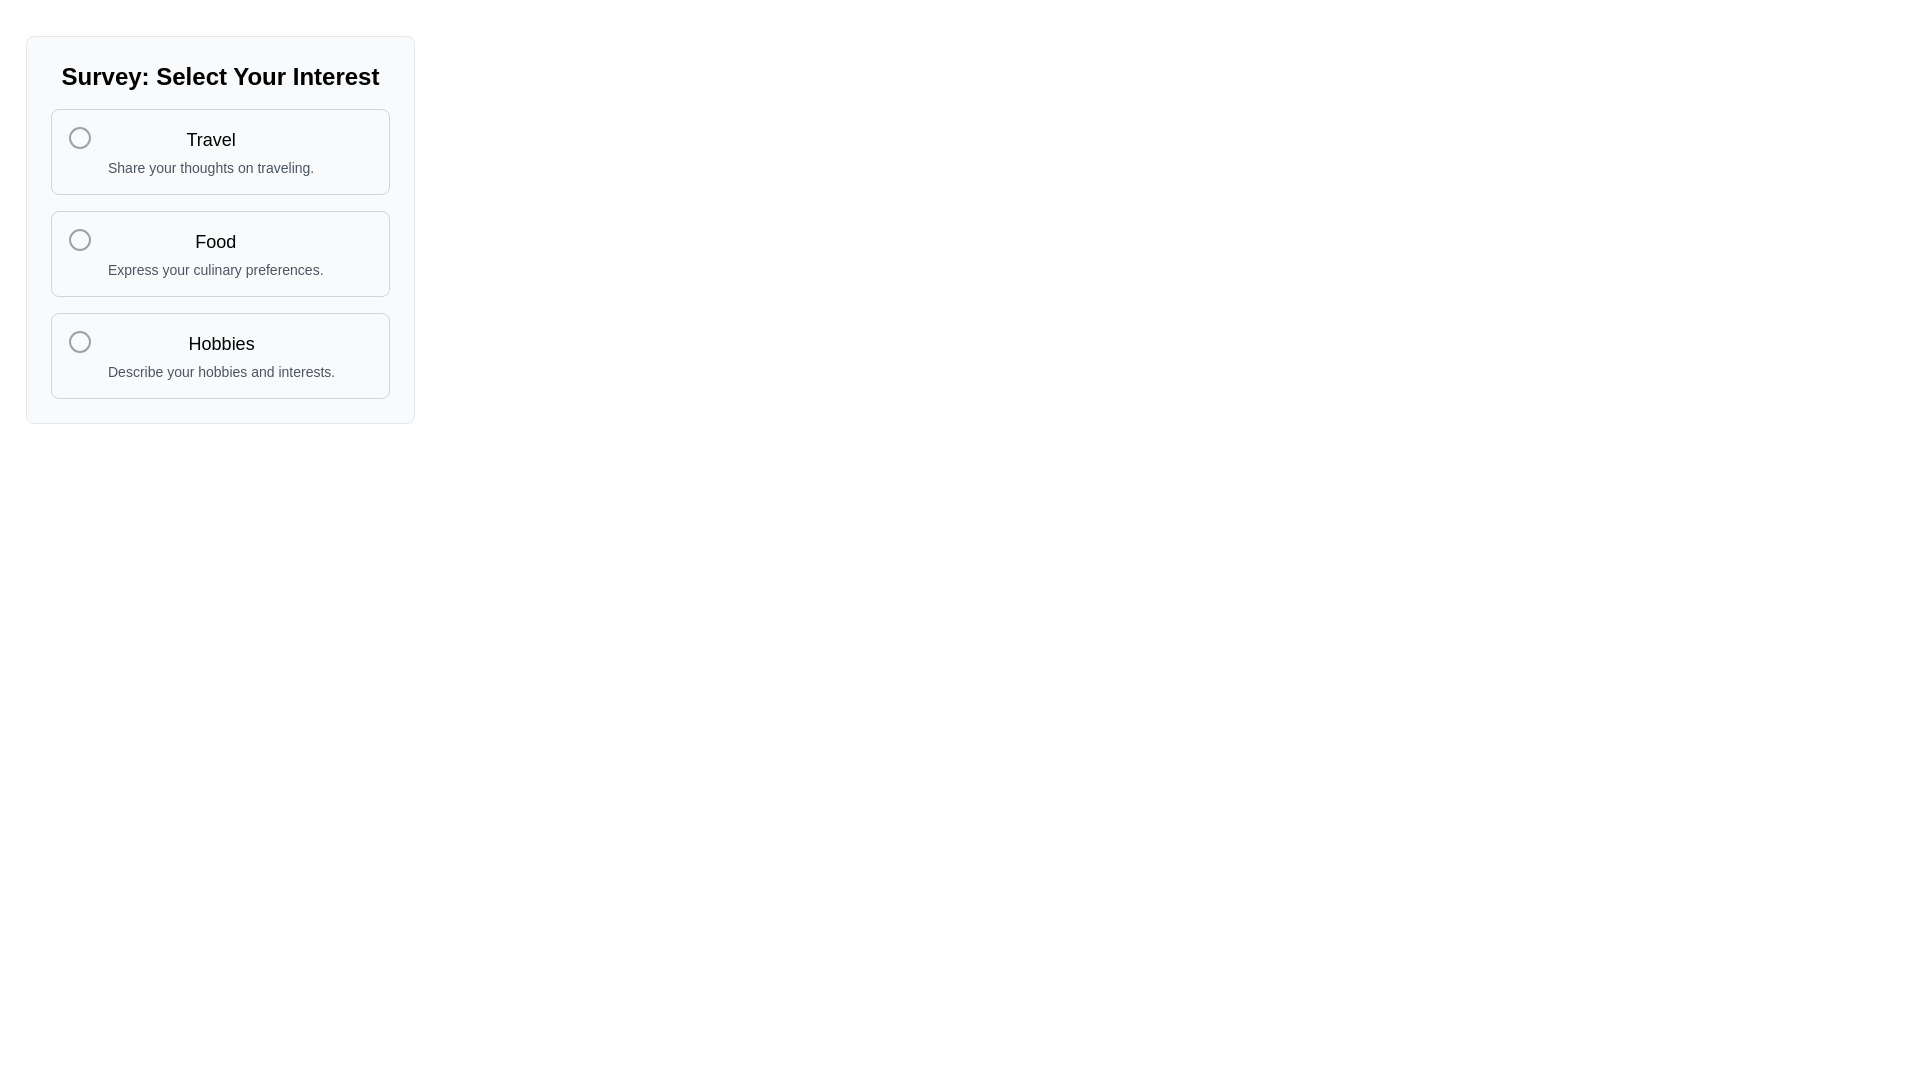 This screenshot has width=1920, height=1080. Describe the element at coordinates (220, 150) in the screenshot. I see `the first selectable card with a radio button, which allows users to share their views on traveling in a survey selection interface` at that location.